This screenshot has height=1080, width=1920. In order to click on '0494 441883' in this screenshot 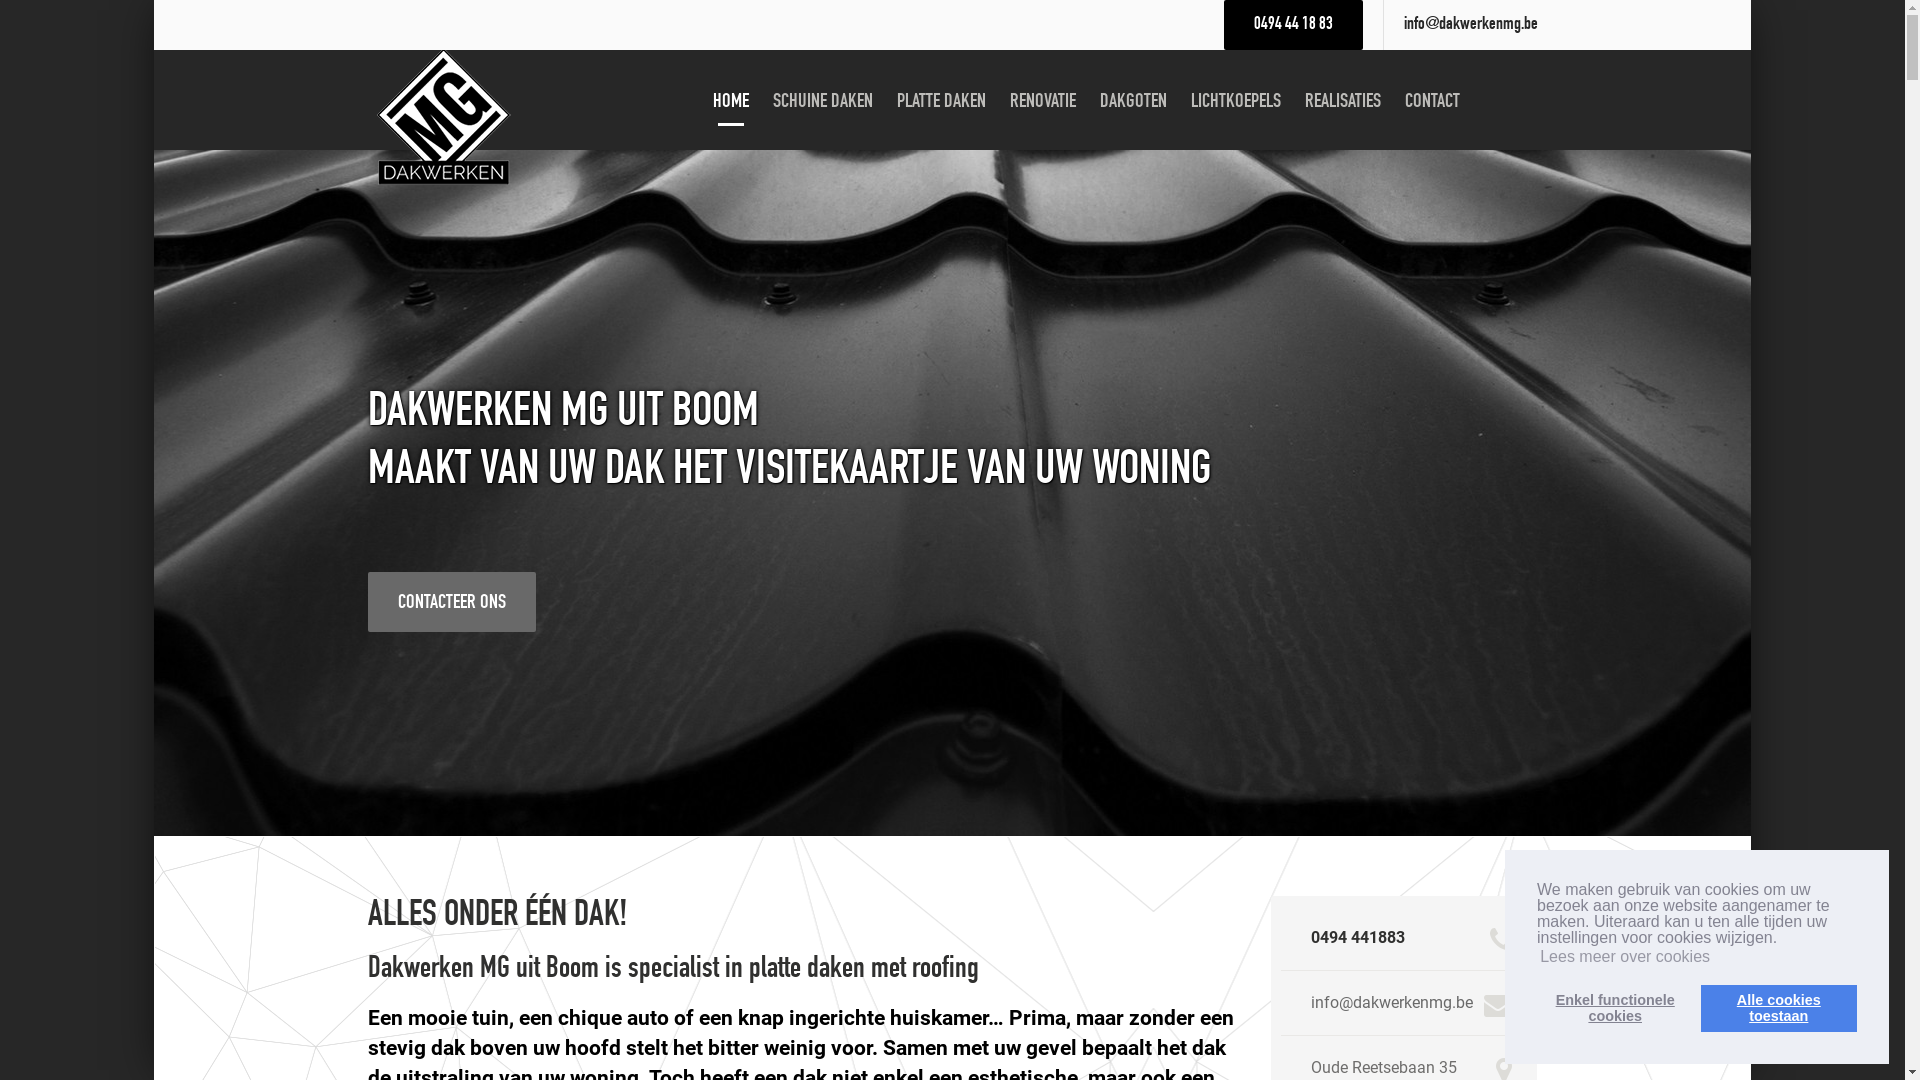, I will do `click(1358, 937)`.